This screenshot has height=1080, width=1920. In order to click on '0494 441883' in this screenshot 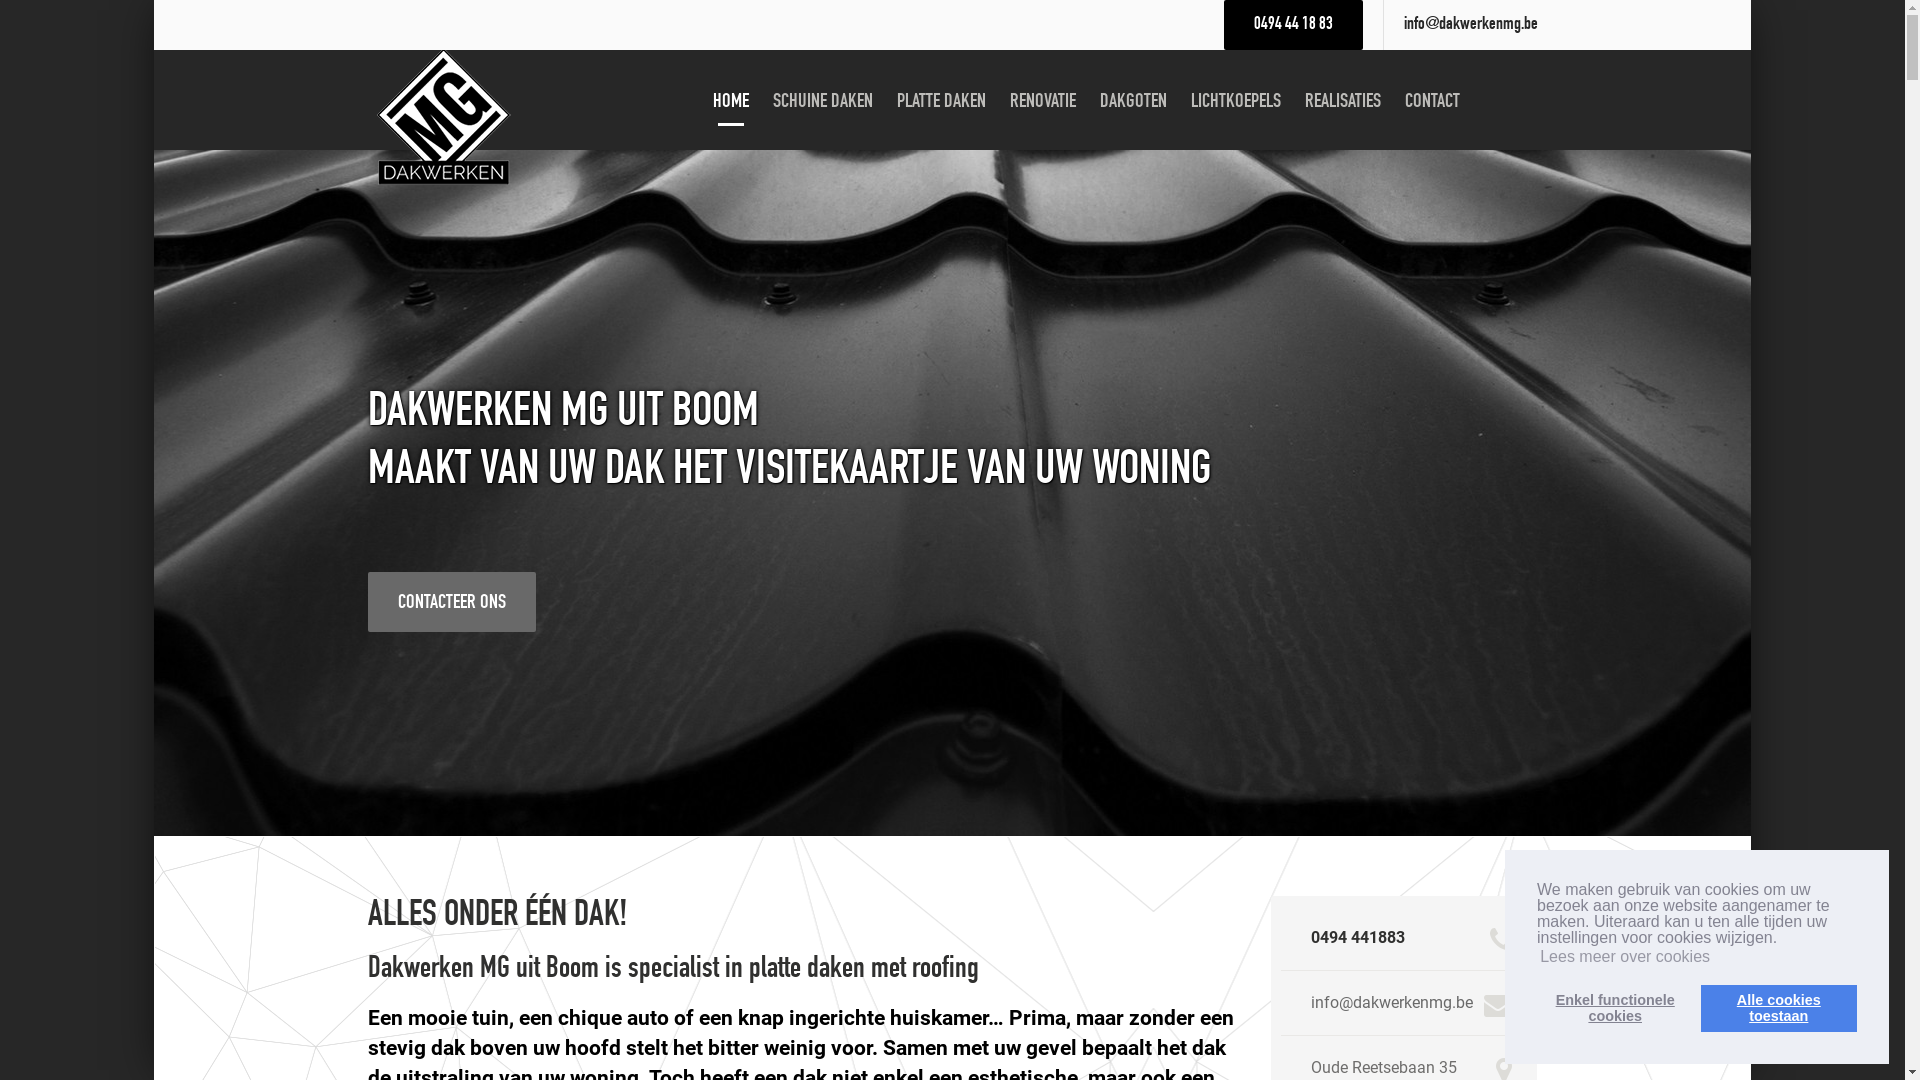, I will do `click(1358, 937)`.